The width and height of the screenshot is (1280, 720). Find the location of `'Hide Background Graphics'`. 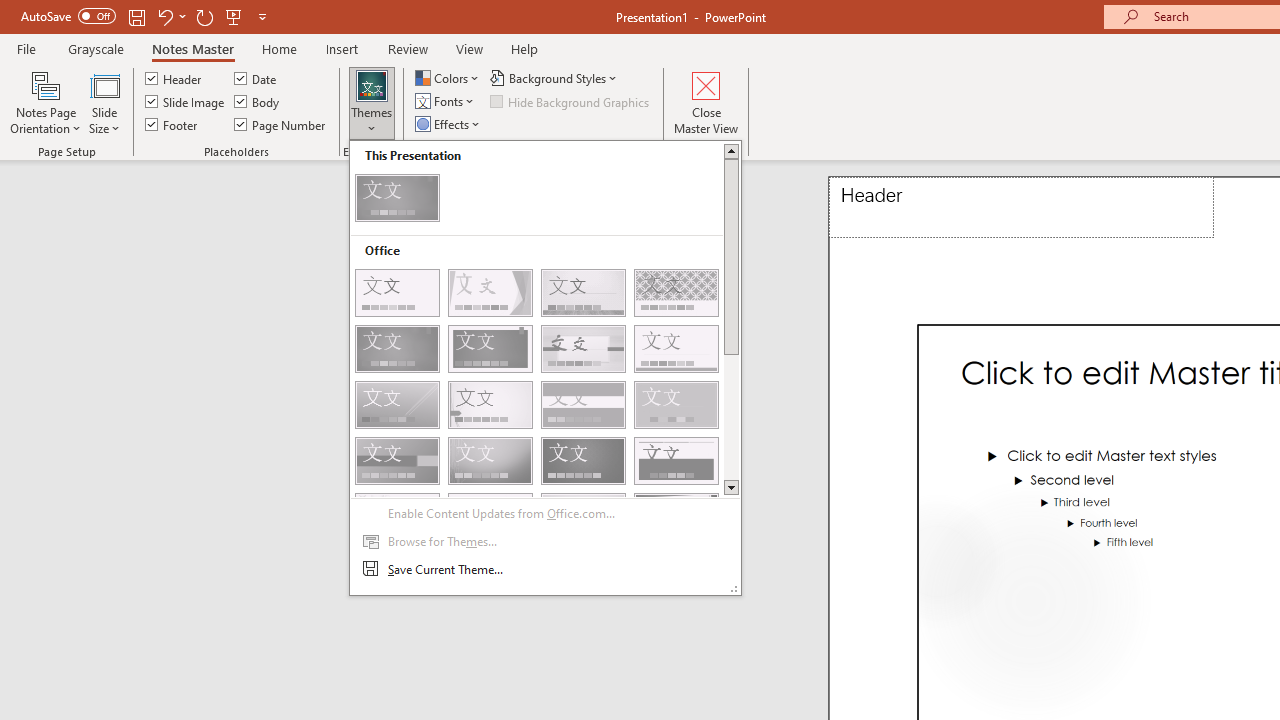

'Hide Background Graphics' is located at coordinates (569, 101).